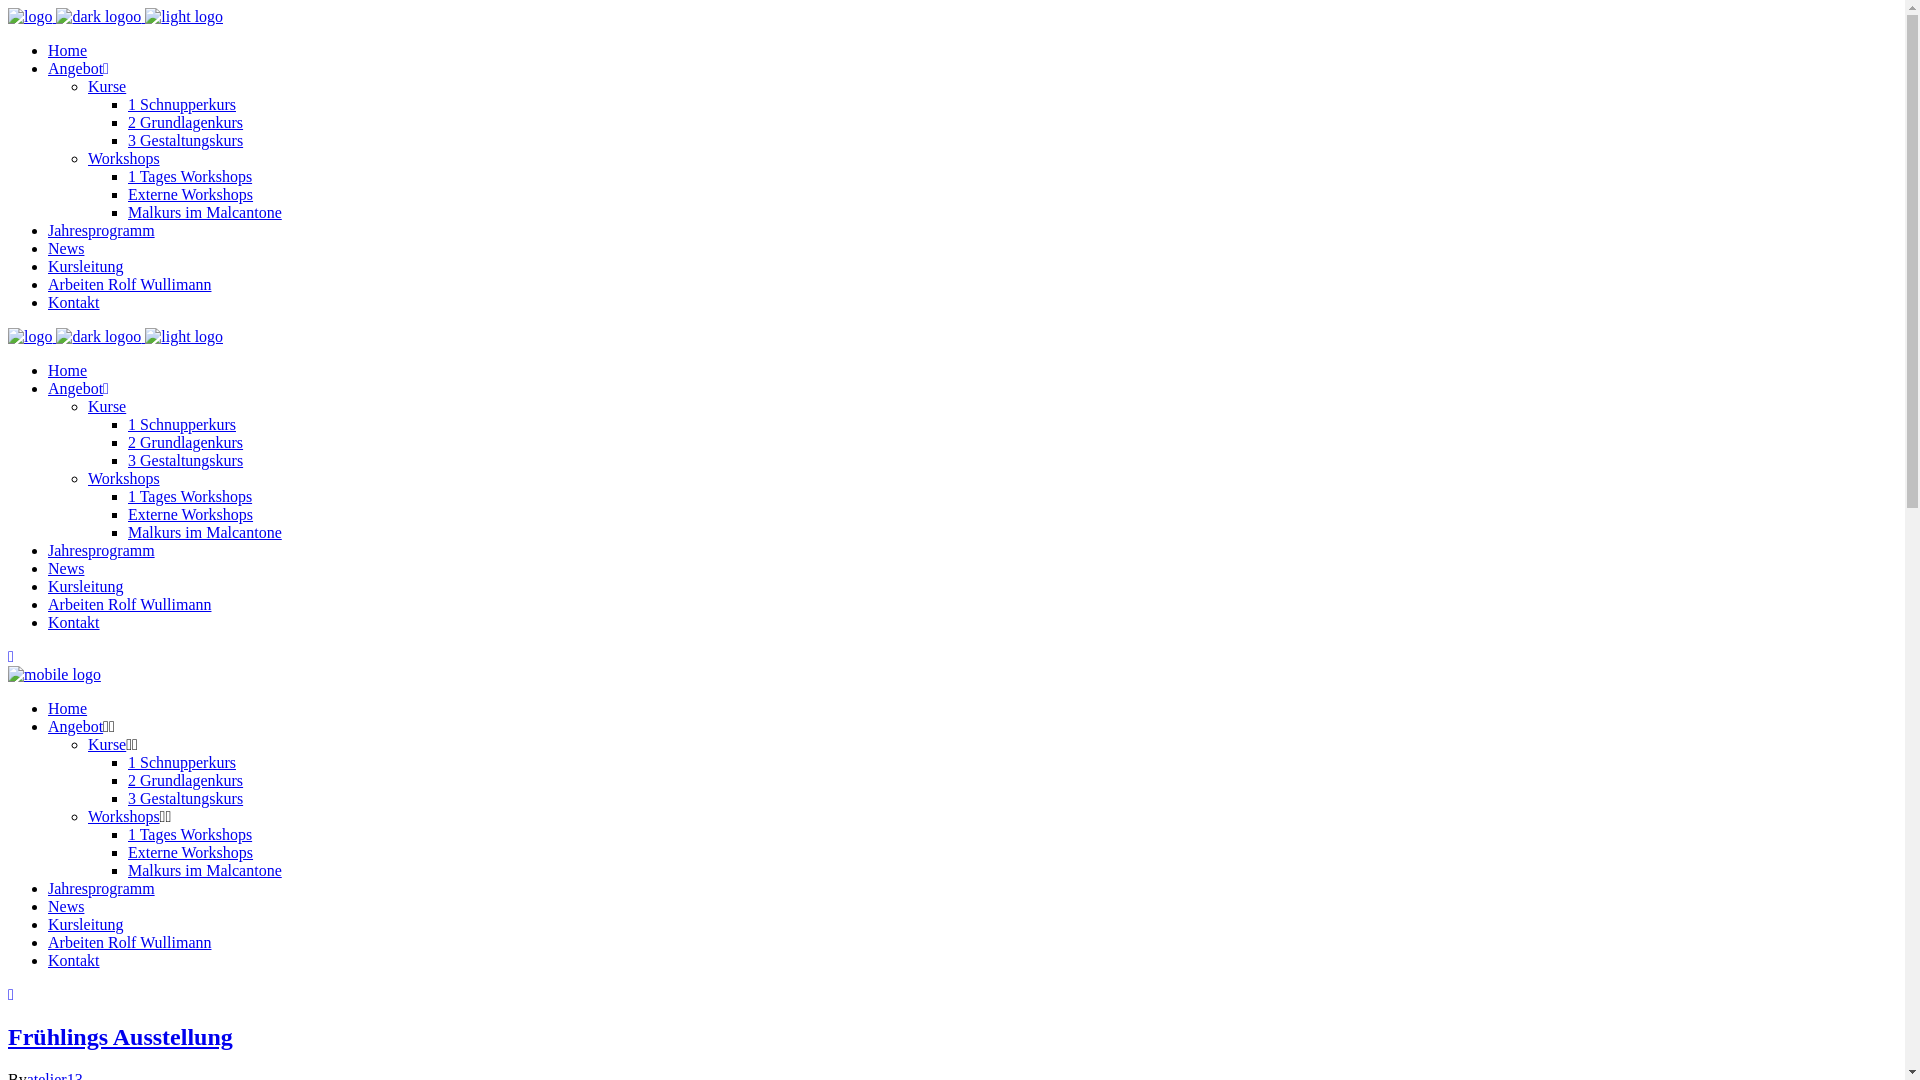 The image size is (1920, 1080). Describe the element at coordinates (185, 460) in the screenshot. I see `'3 Gestaltungskurs'` at that location.